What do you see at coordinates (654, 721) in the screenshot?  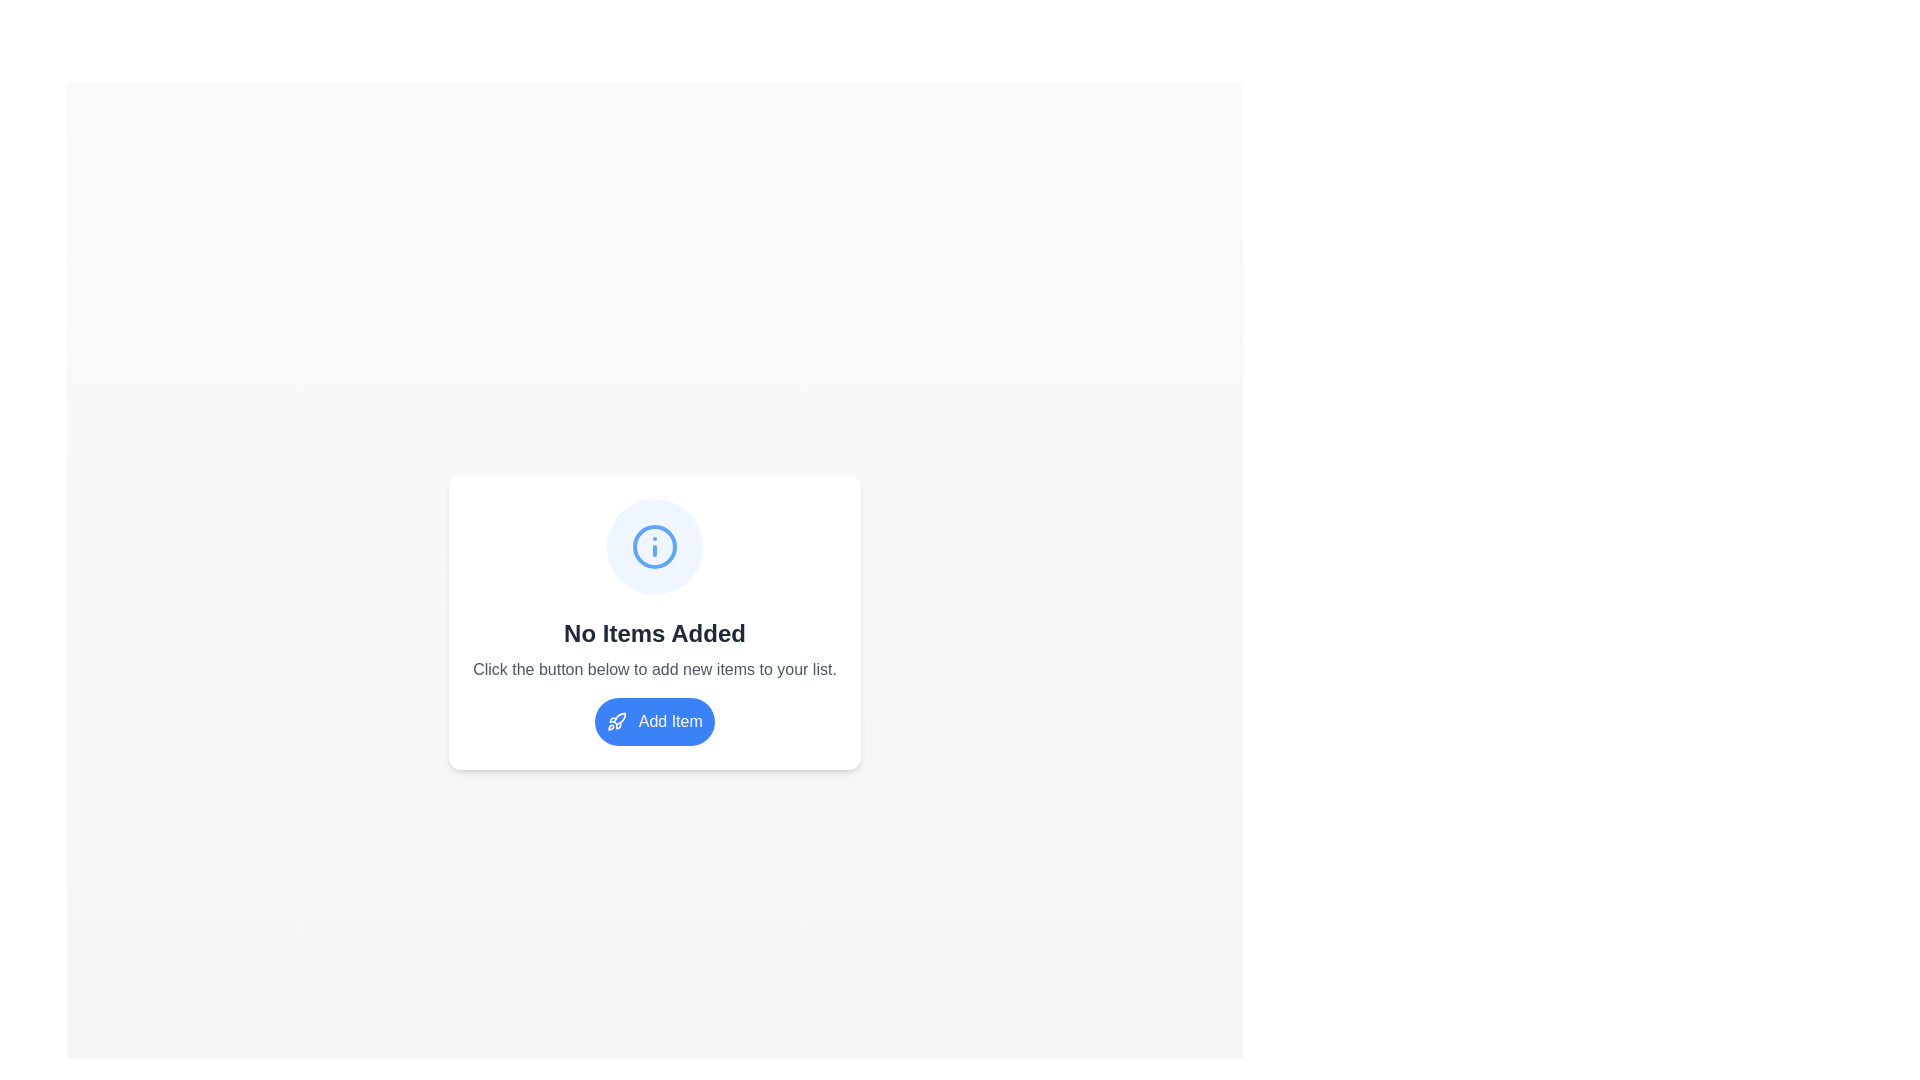 I see `the rounded blue button labeled 'Add Item' with a rocket icon to activate the hover effect` at bounding box center [654, 721].